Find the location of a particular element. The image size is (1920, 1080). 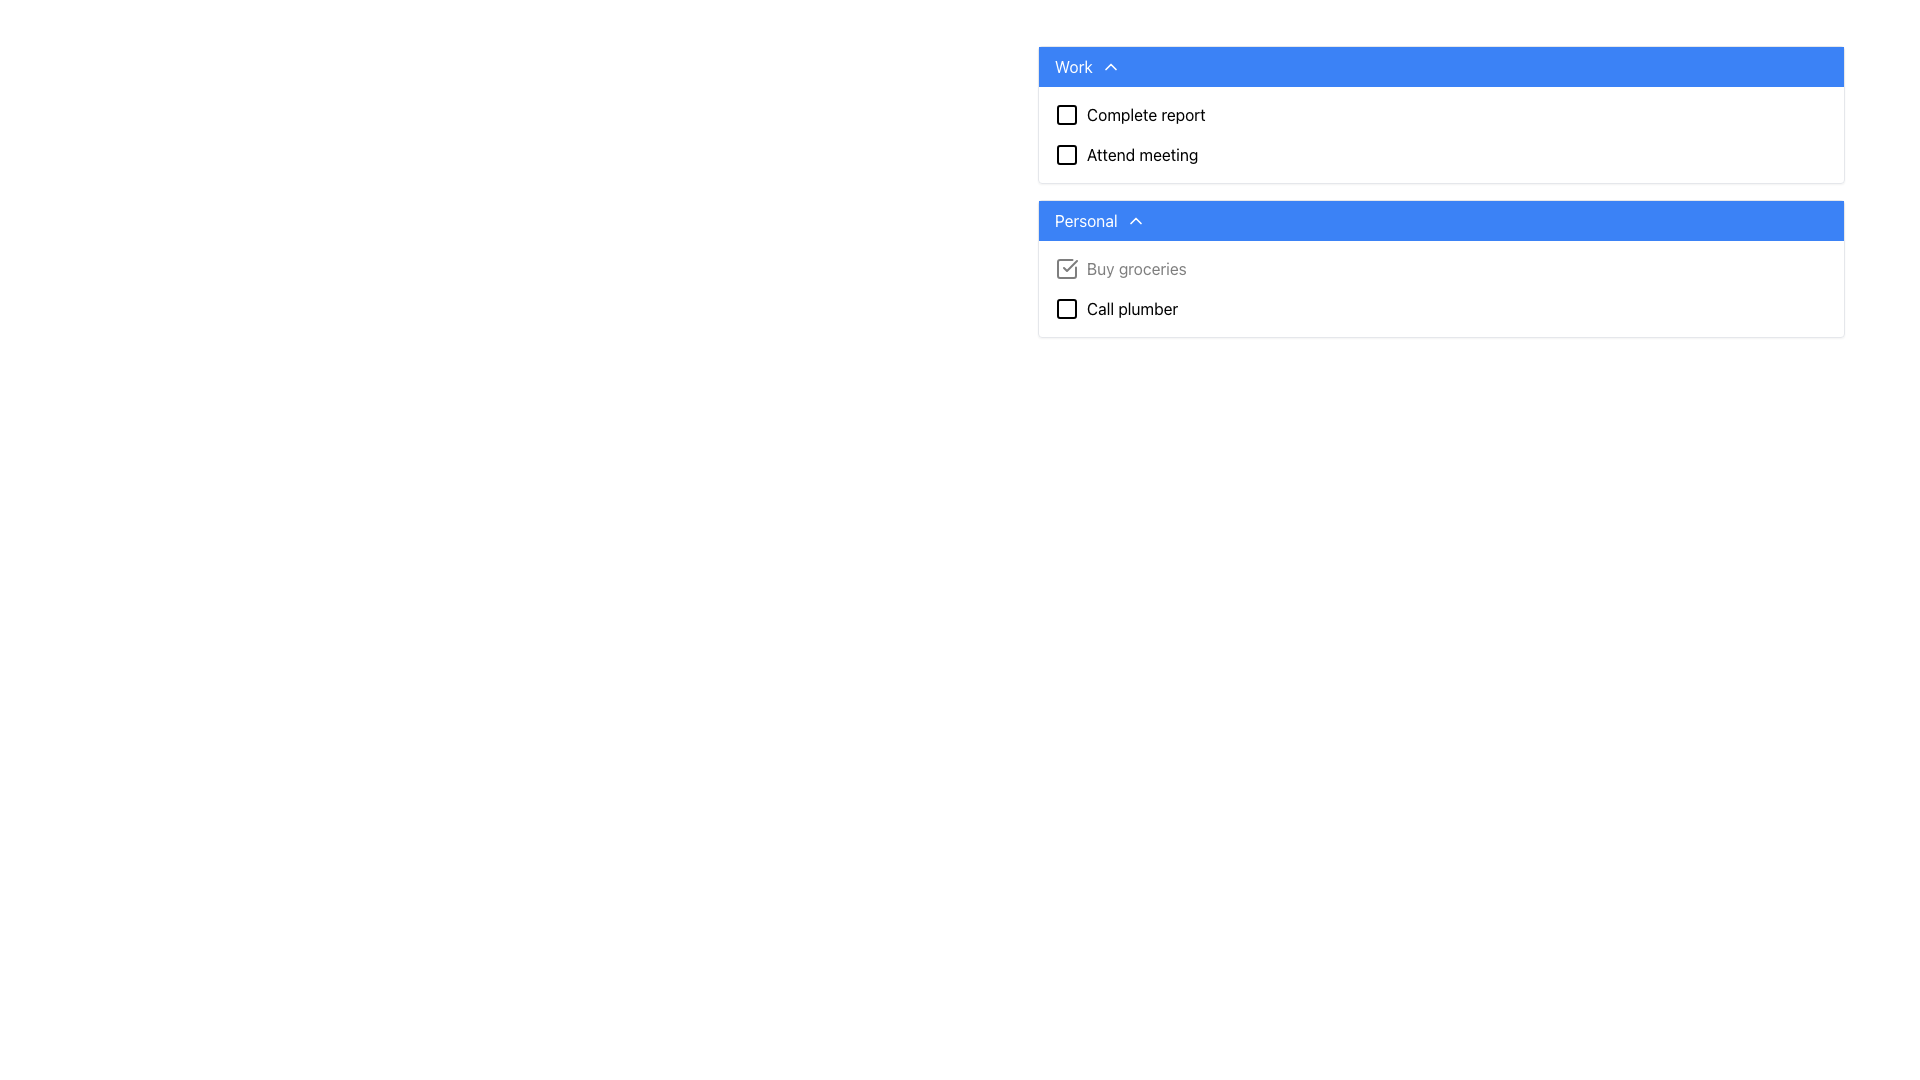

the 'Personal' text label in the dropdown menu header, which is displayed in white font on a blue background and positioned to the left of the chevron icon is located at coordinates (1085, 220).